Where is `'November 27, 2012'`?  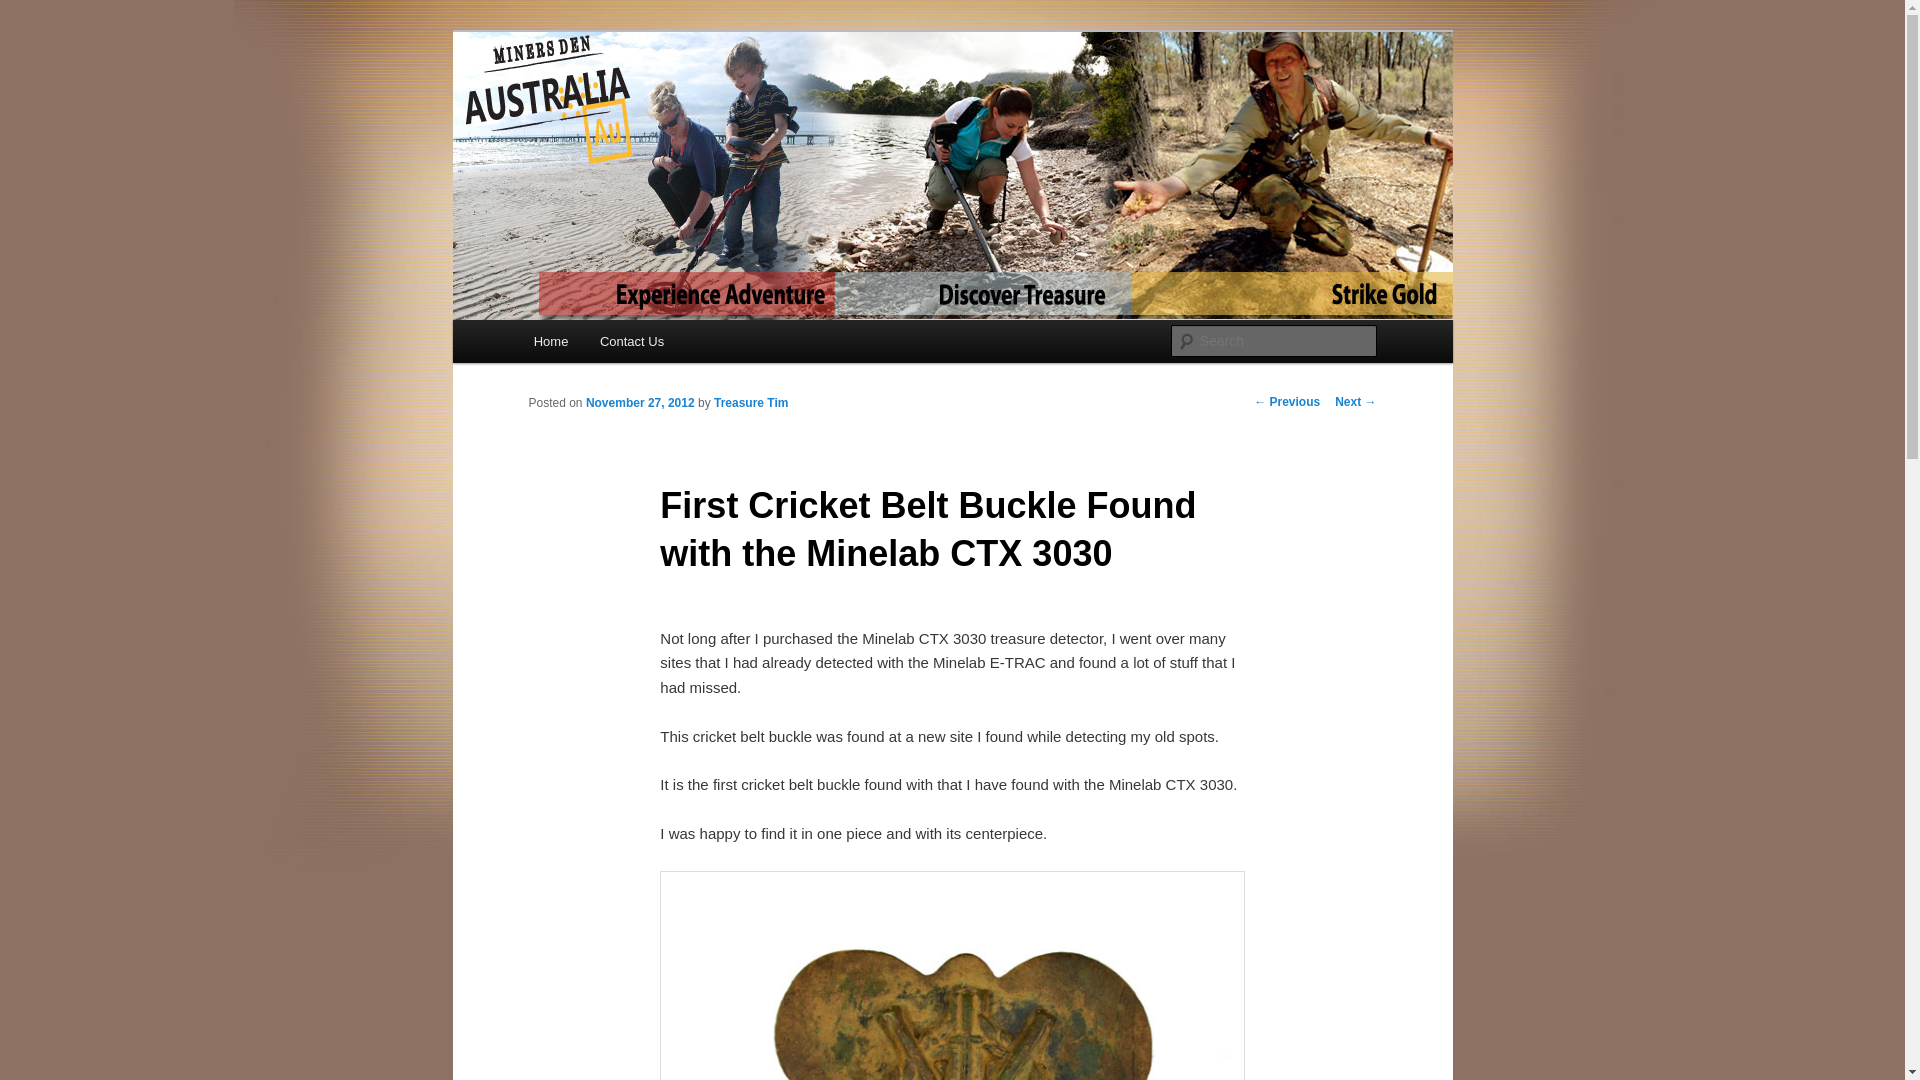 'November 27, 2012' is located at coordinates (584, 402).